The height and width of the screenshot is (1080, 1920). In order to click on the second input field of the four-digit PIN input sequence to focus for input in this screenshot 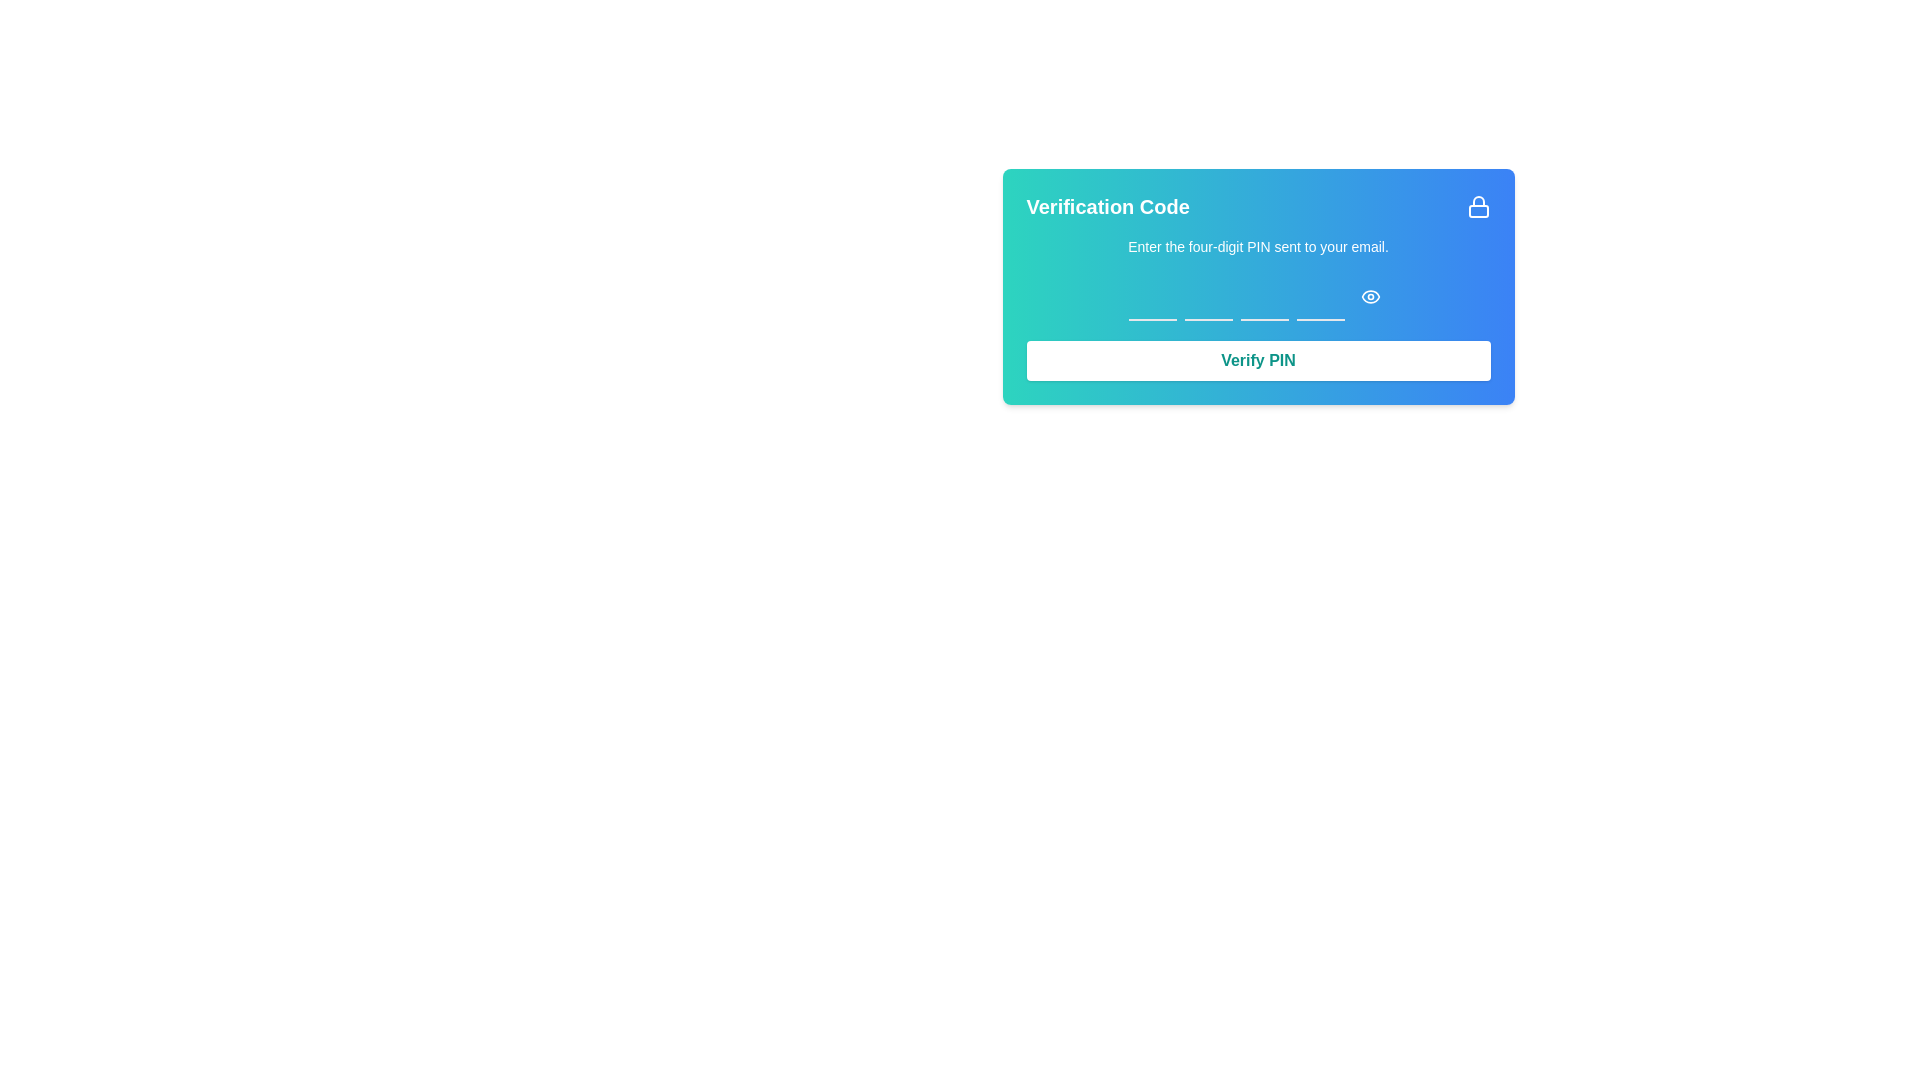, I will do `click(1207, 297)`.